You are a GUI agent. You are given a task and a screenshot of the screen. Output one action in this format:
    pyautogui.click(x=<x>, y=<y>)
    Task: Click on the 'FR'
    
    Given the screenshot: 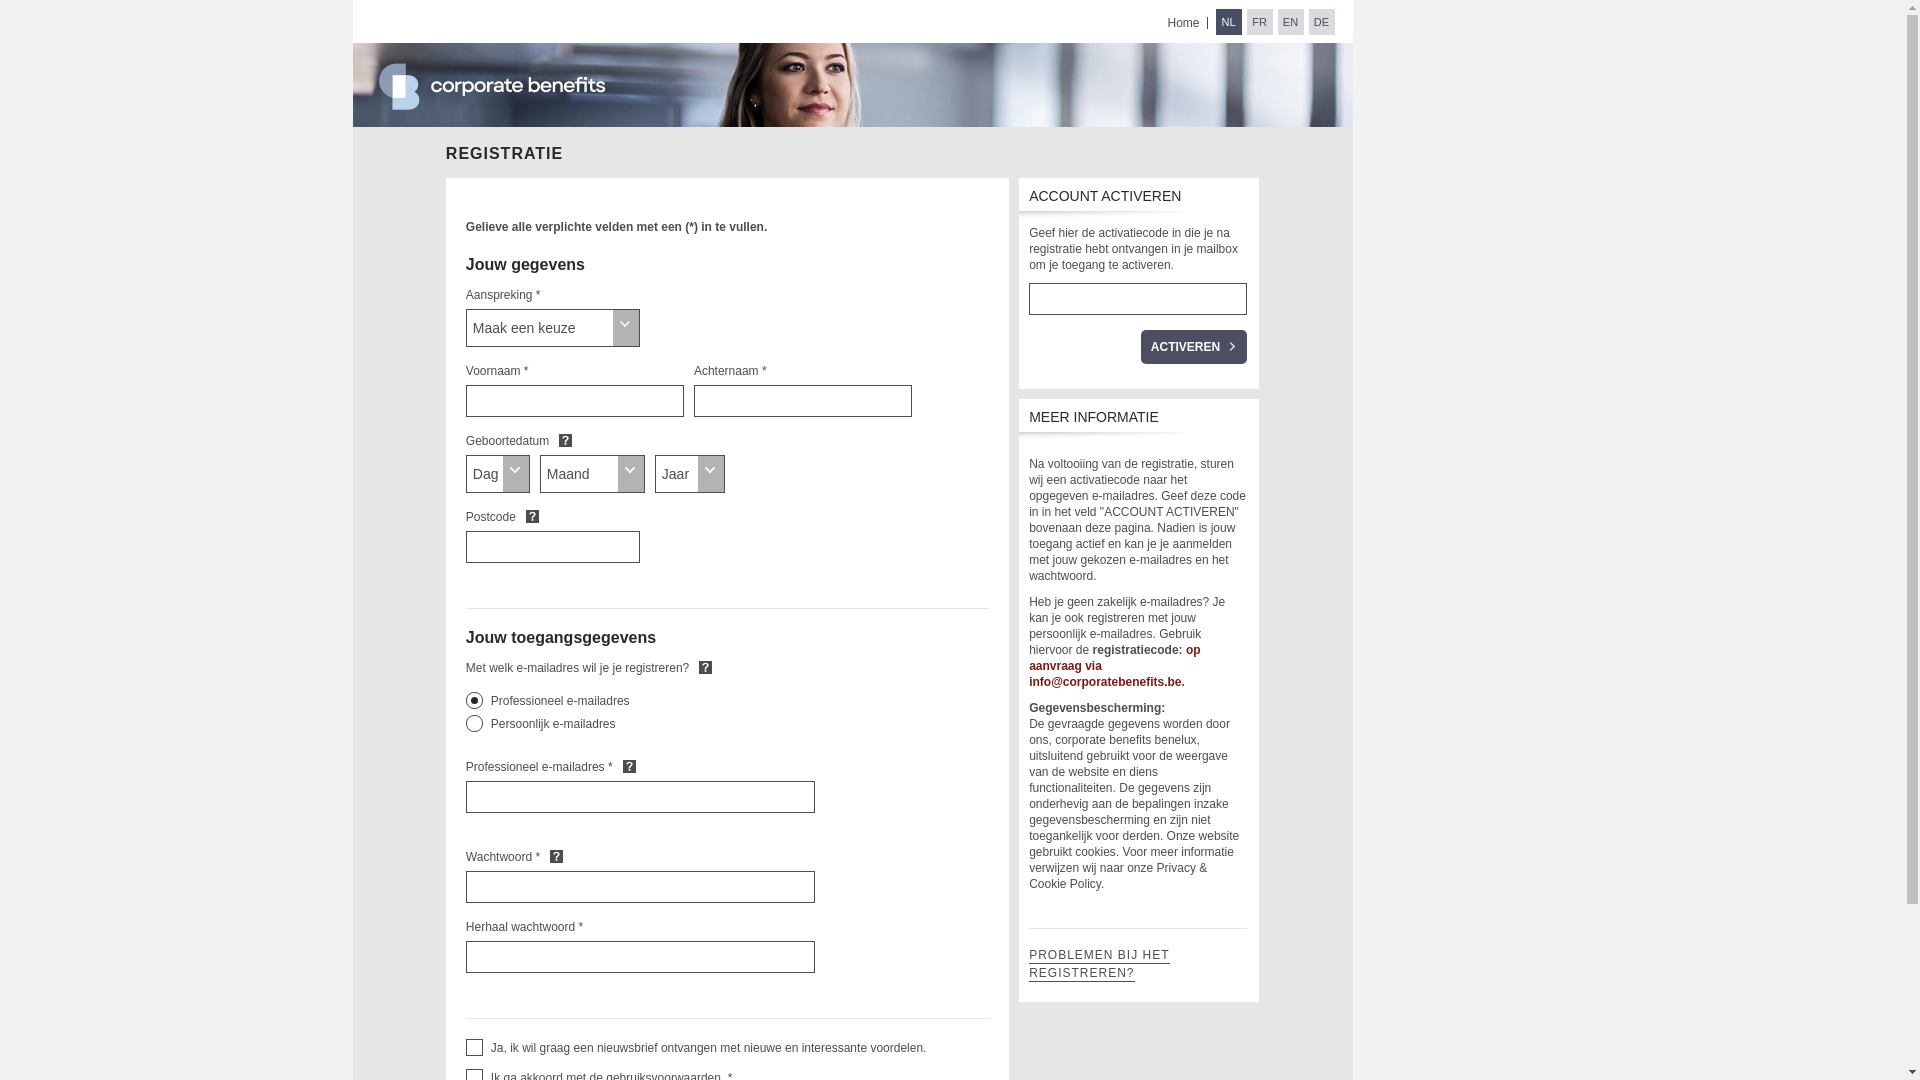 What is the action you would take?
    pyautogui.click(x=1245, y=22)
    